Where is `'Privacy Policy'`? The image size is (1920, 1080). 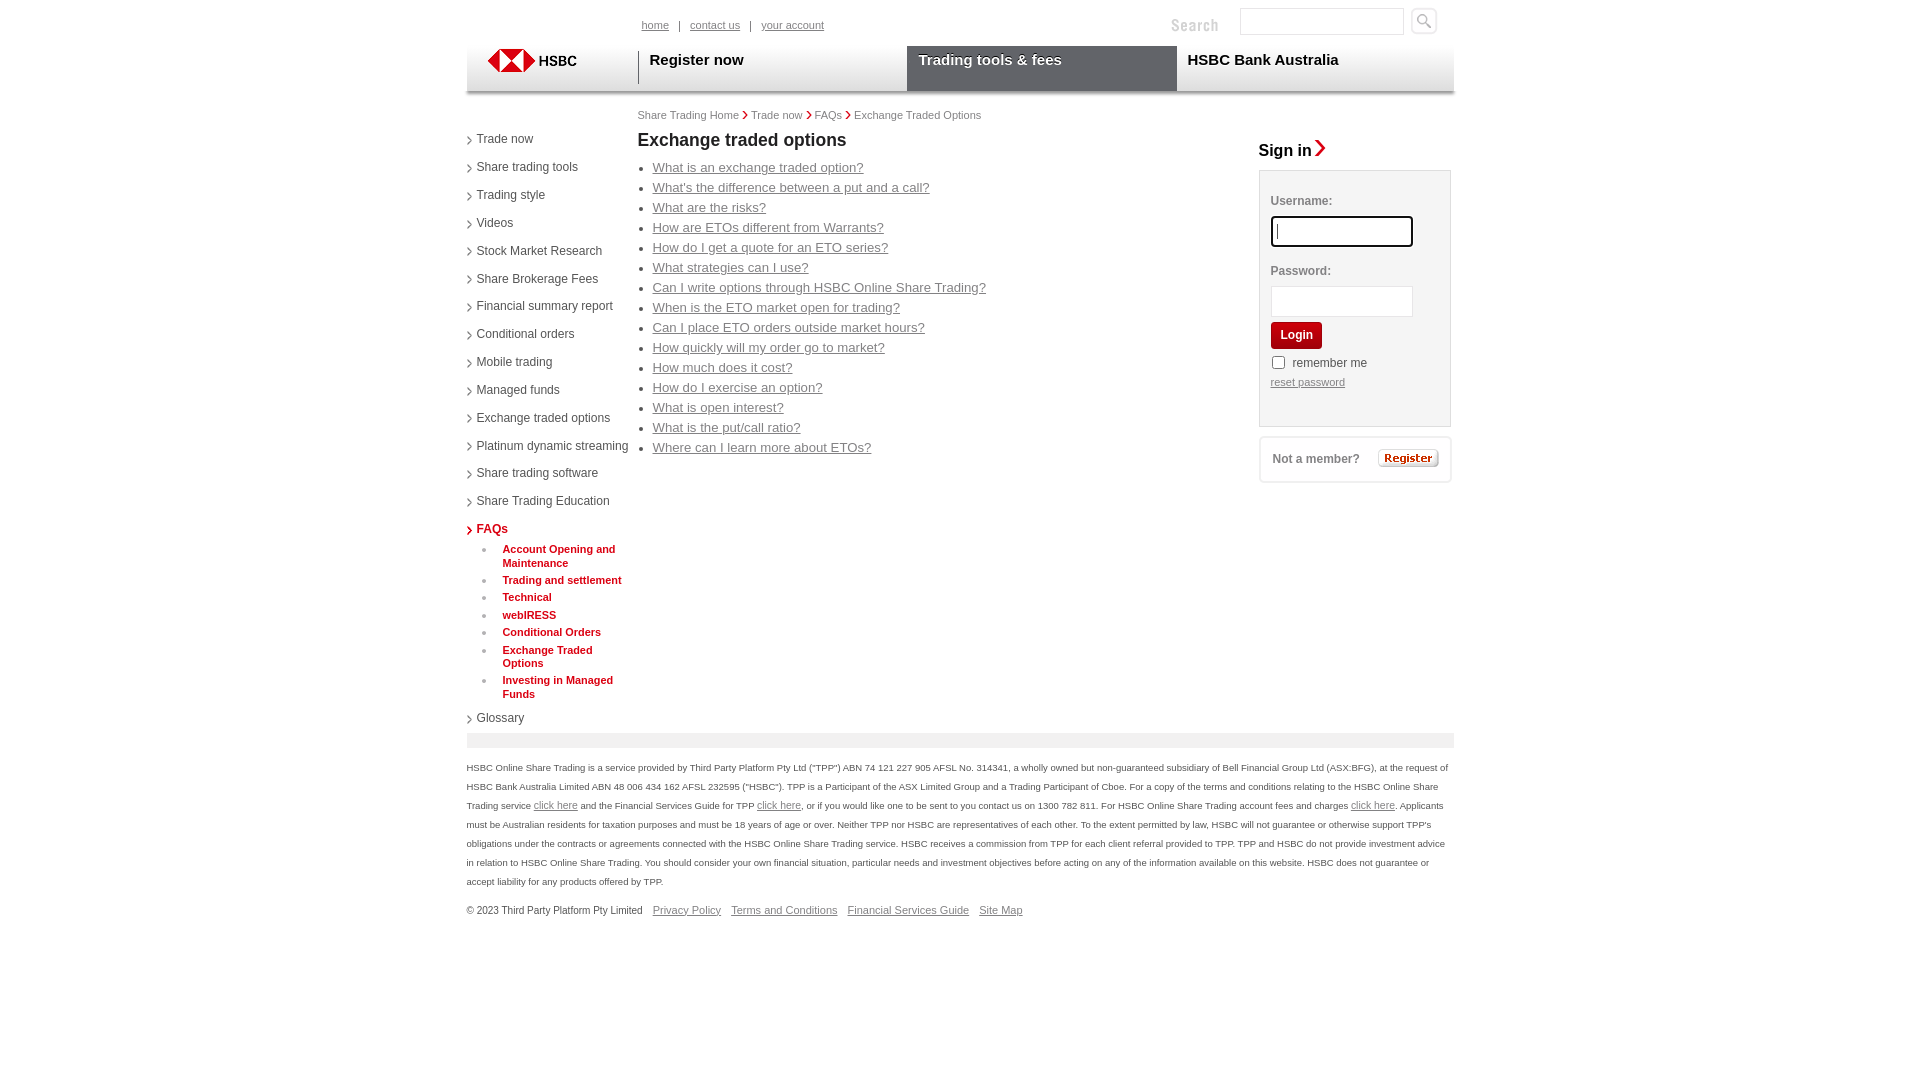 'Privacy Policy' is located at coordinates (652, 910).